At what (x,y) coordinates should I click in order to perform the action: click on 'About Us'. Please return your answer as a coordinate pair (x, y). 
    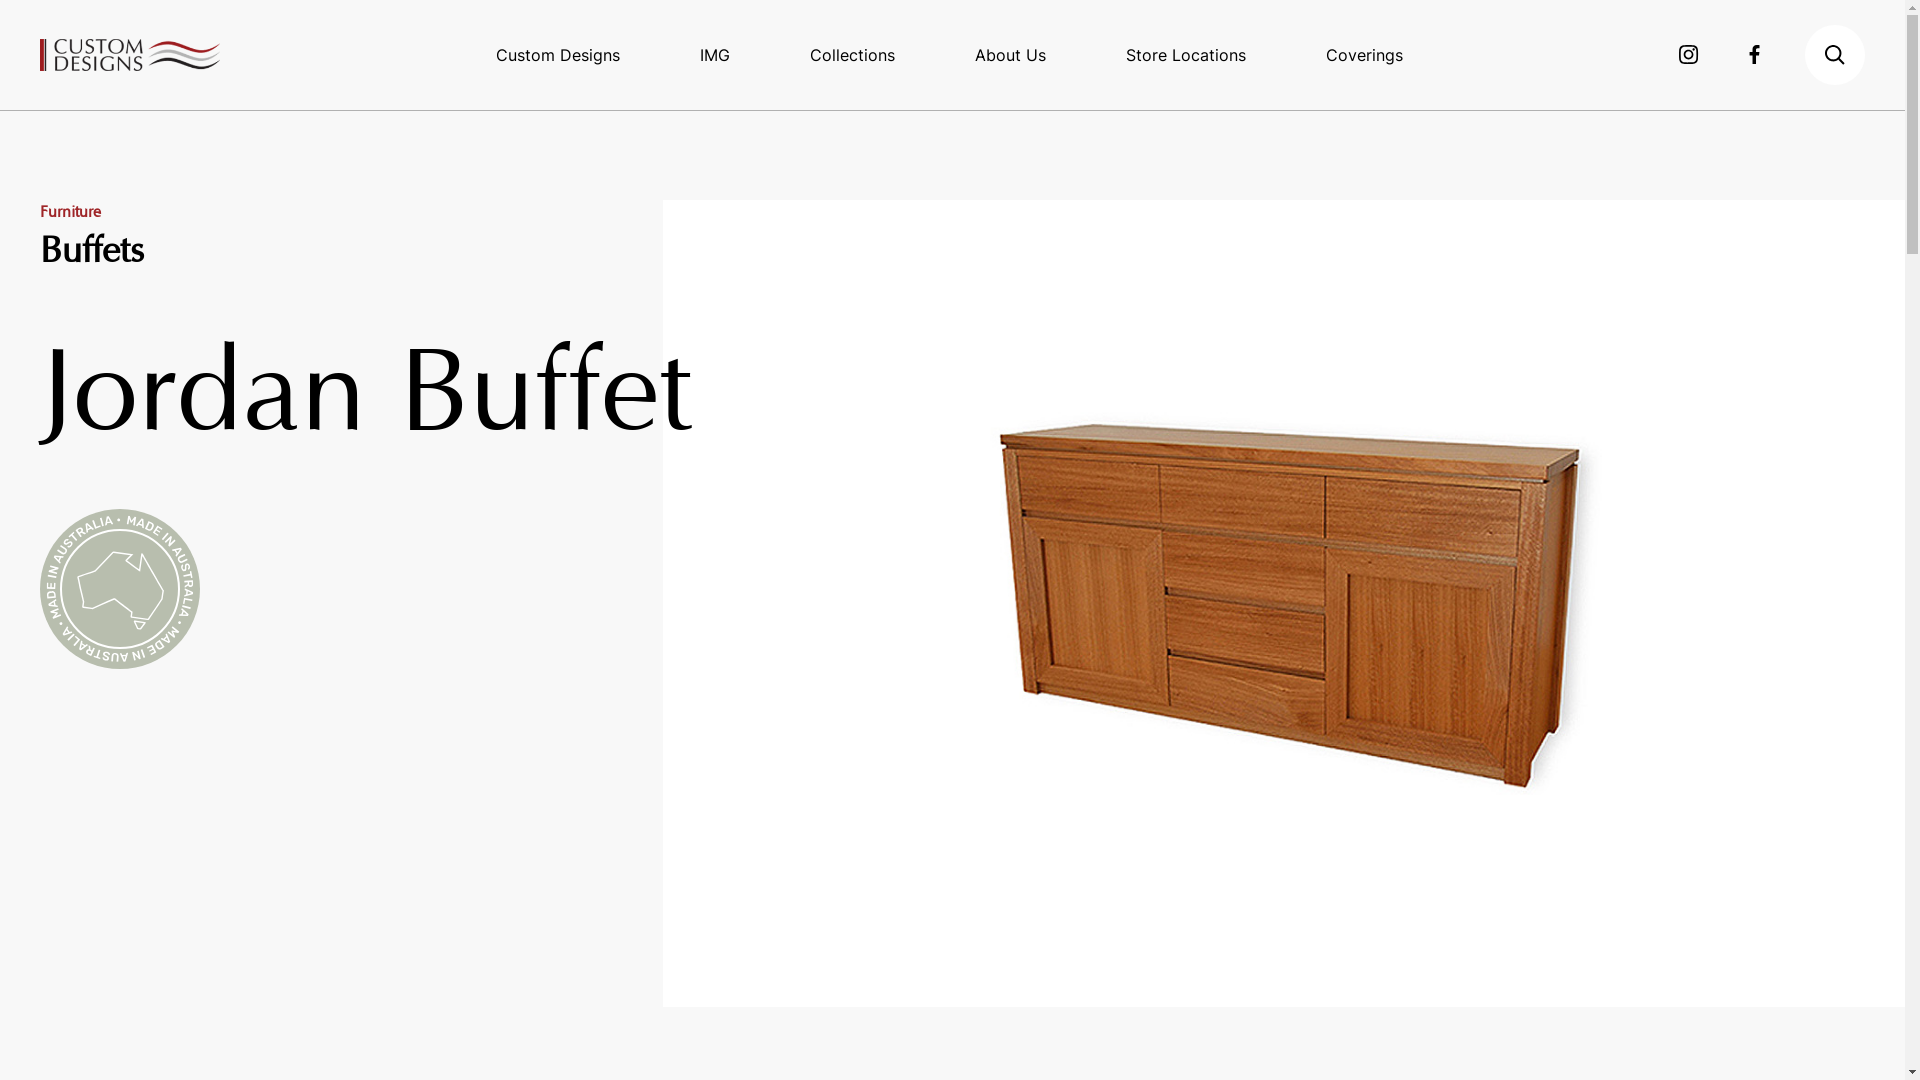
    Looking at the image, I should click on (1010, 53).